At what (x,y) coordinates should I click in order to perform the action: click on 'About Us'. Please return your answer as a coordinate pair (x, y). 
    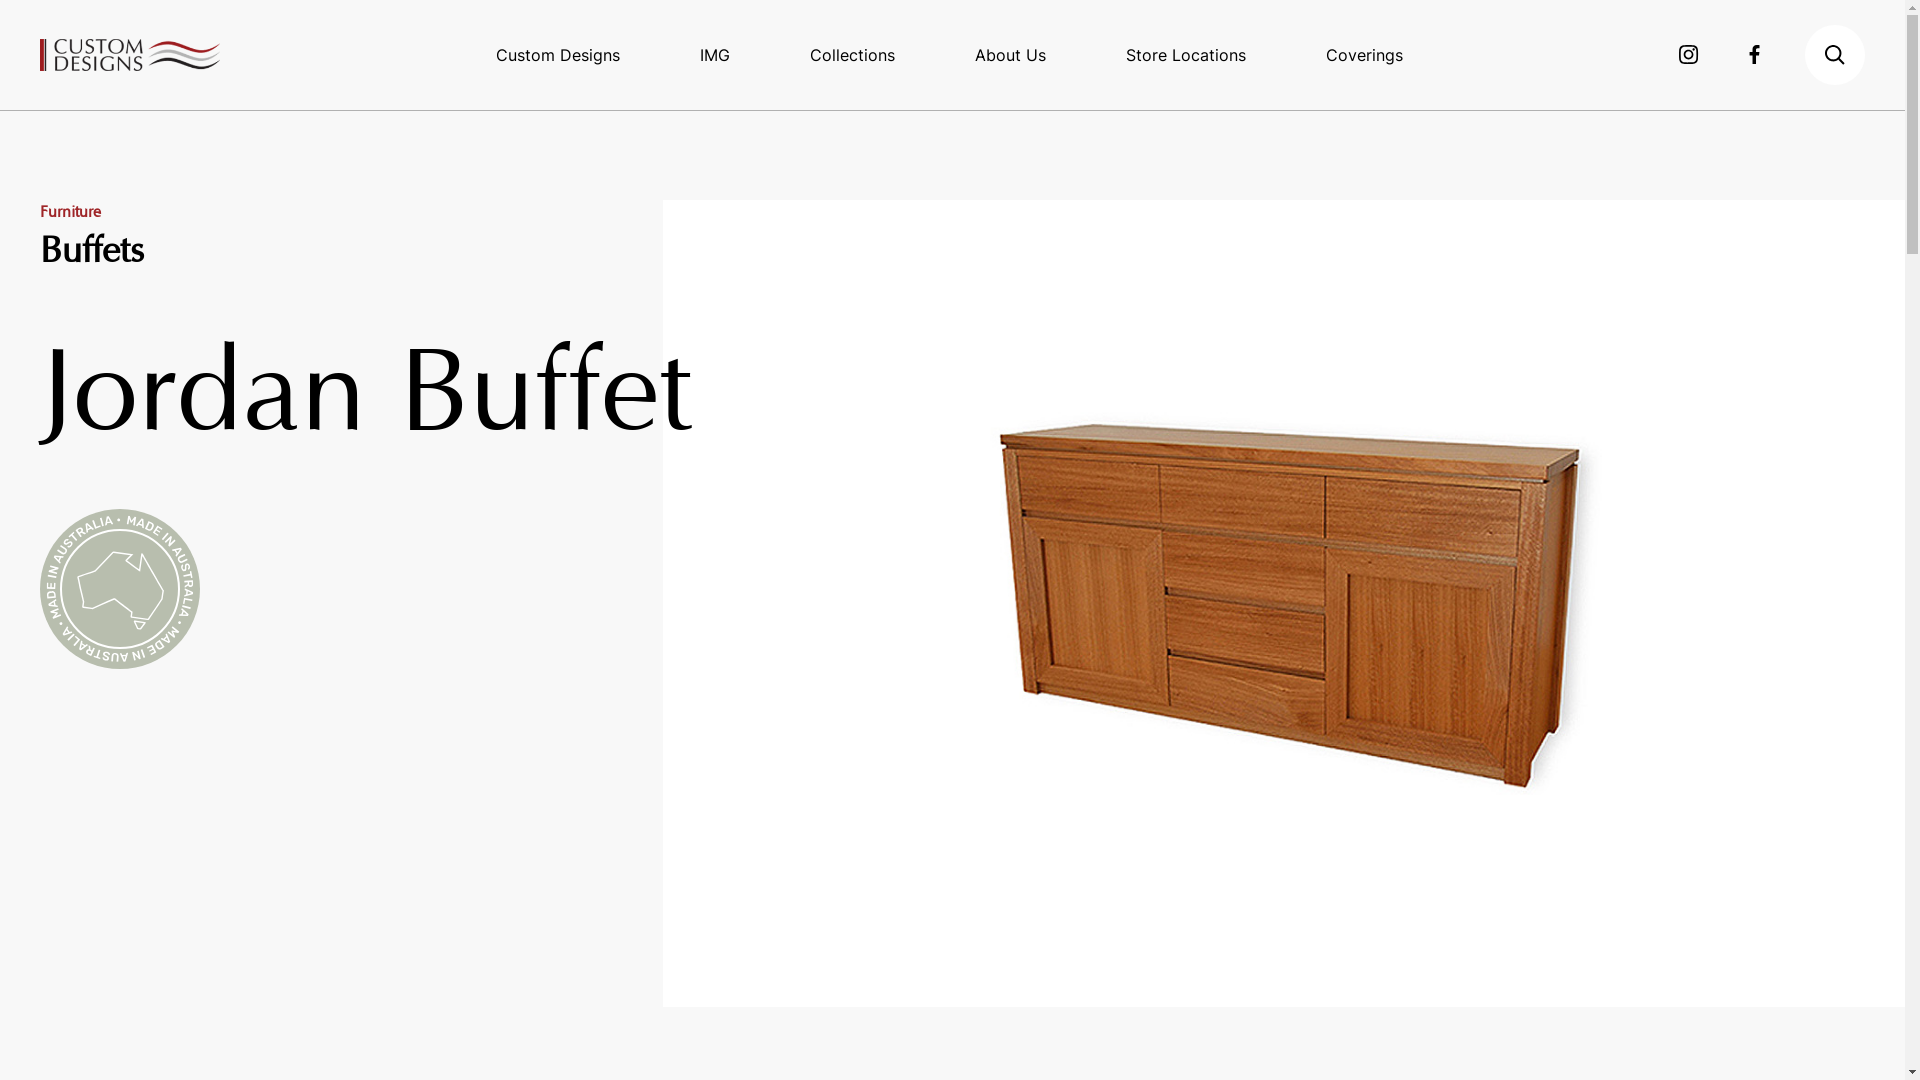
    Looking at the image, I should click on (1010, 53).